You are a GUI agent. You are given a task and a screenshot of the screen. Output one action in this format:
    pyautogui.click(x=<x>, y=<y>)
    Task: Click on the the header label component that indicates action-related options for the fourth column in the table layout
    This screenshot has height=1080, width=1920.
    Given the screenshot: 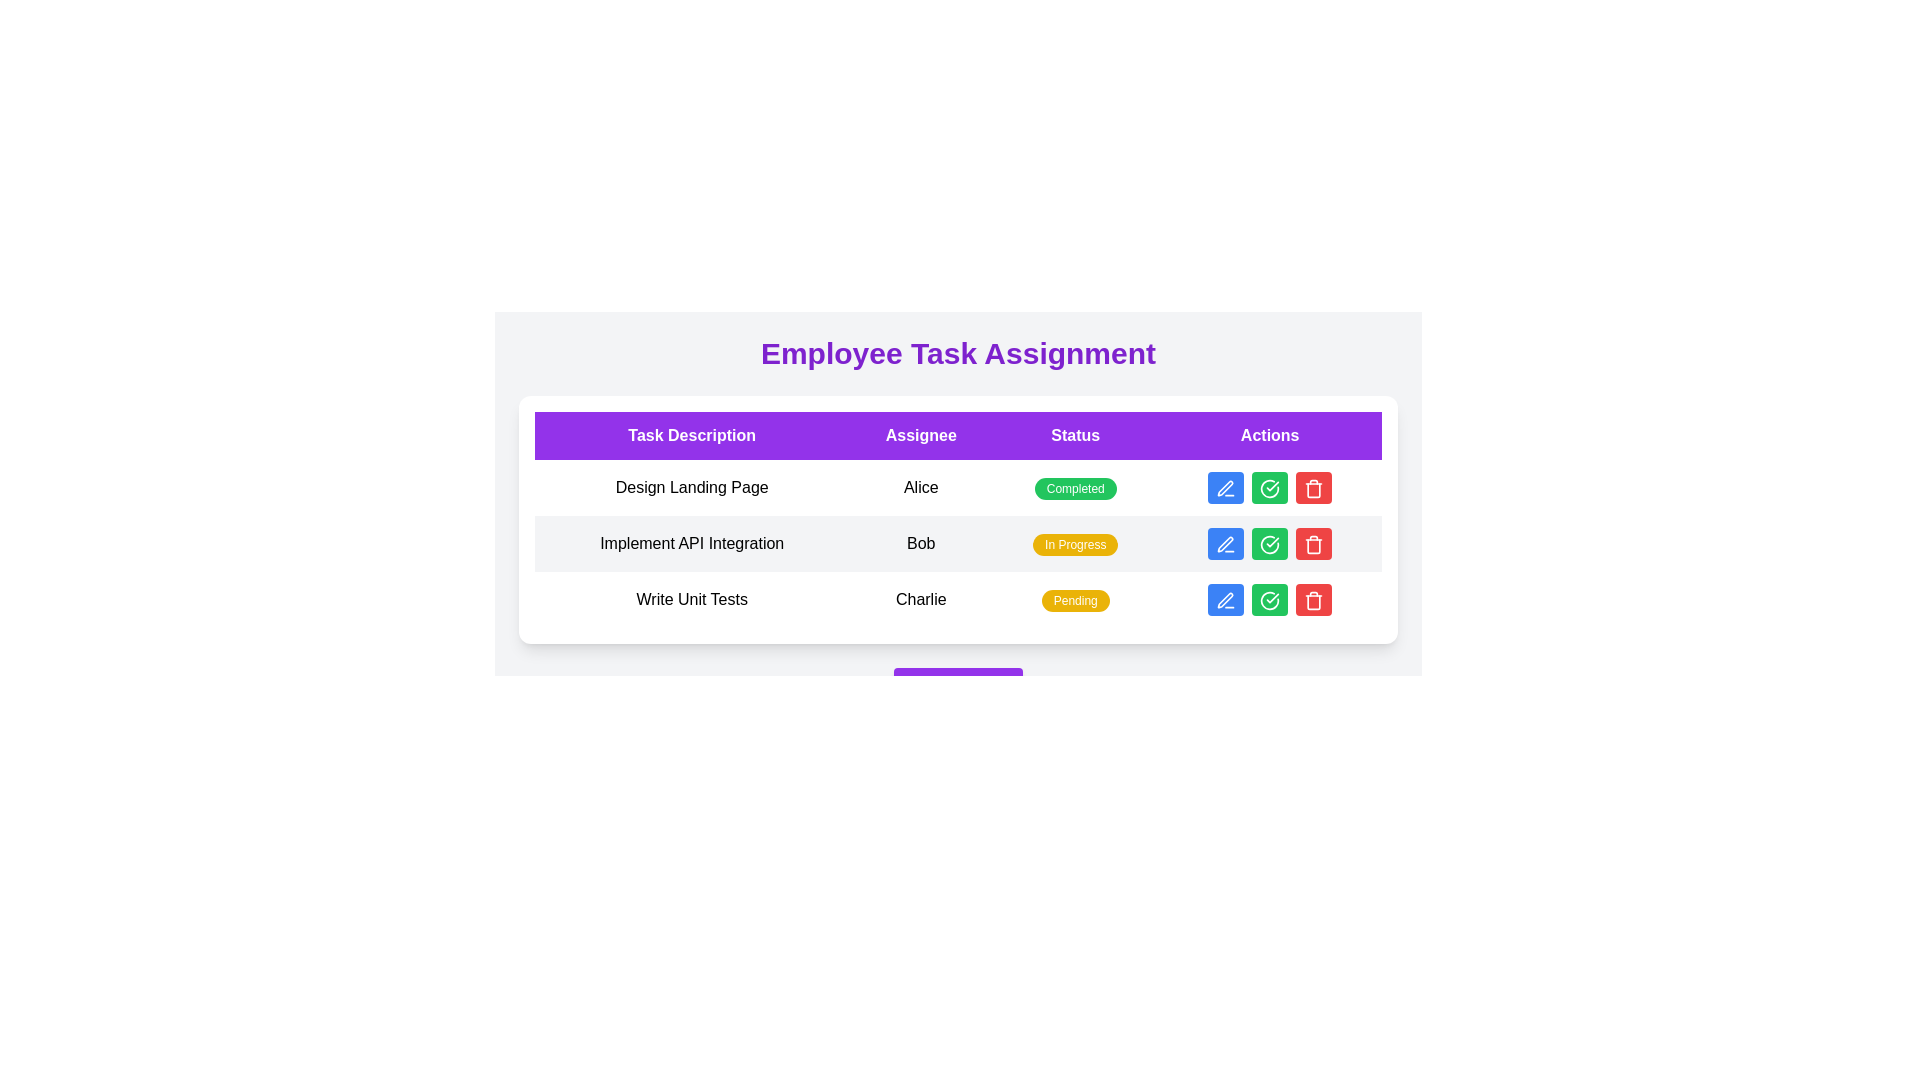 What is the action you would take?
    pyautogui.click(x=1269, y=434)
    